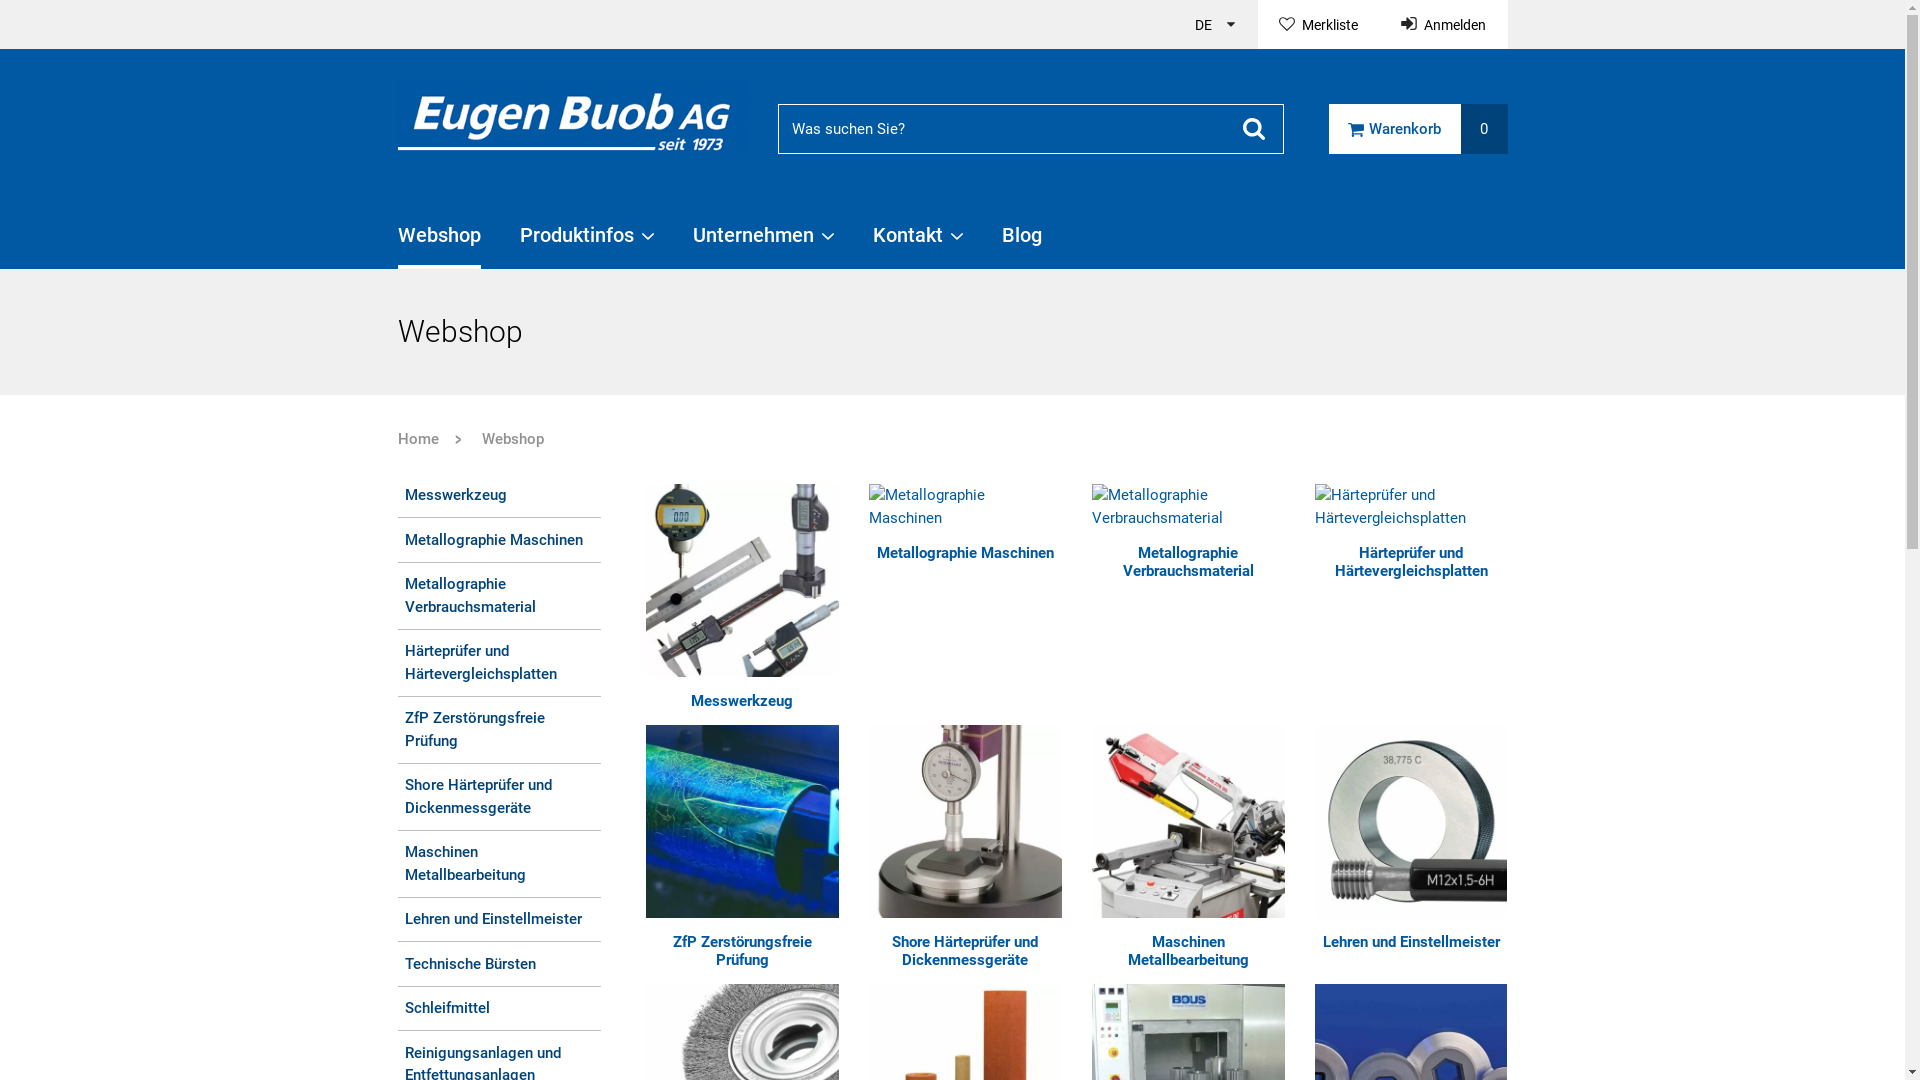 Image resolution: width=1920 pixels, height=1080 pixels. What do you see at coordinates (1392, 128) in the screenshot?
I see `'Warenkorb'` at bounding box center [1392, 128].